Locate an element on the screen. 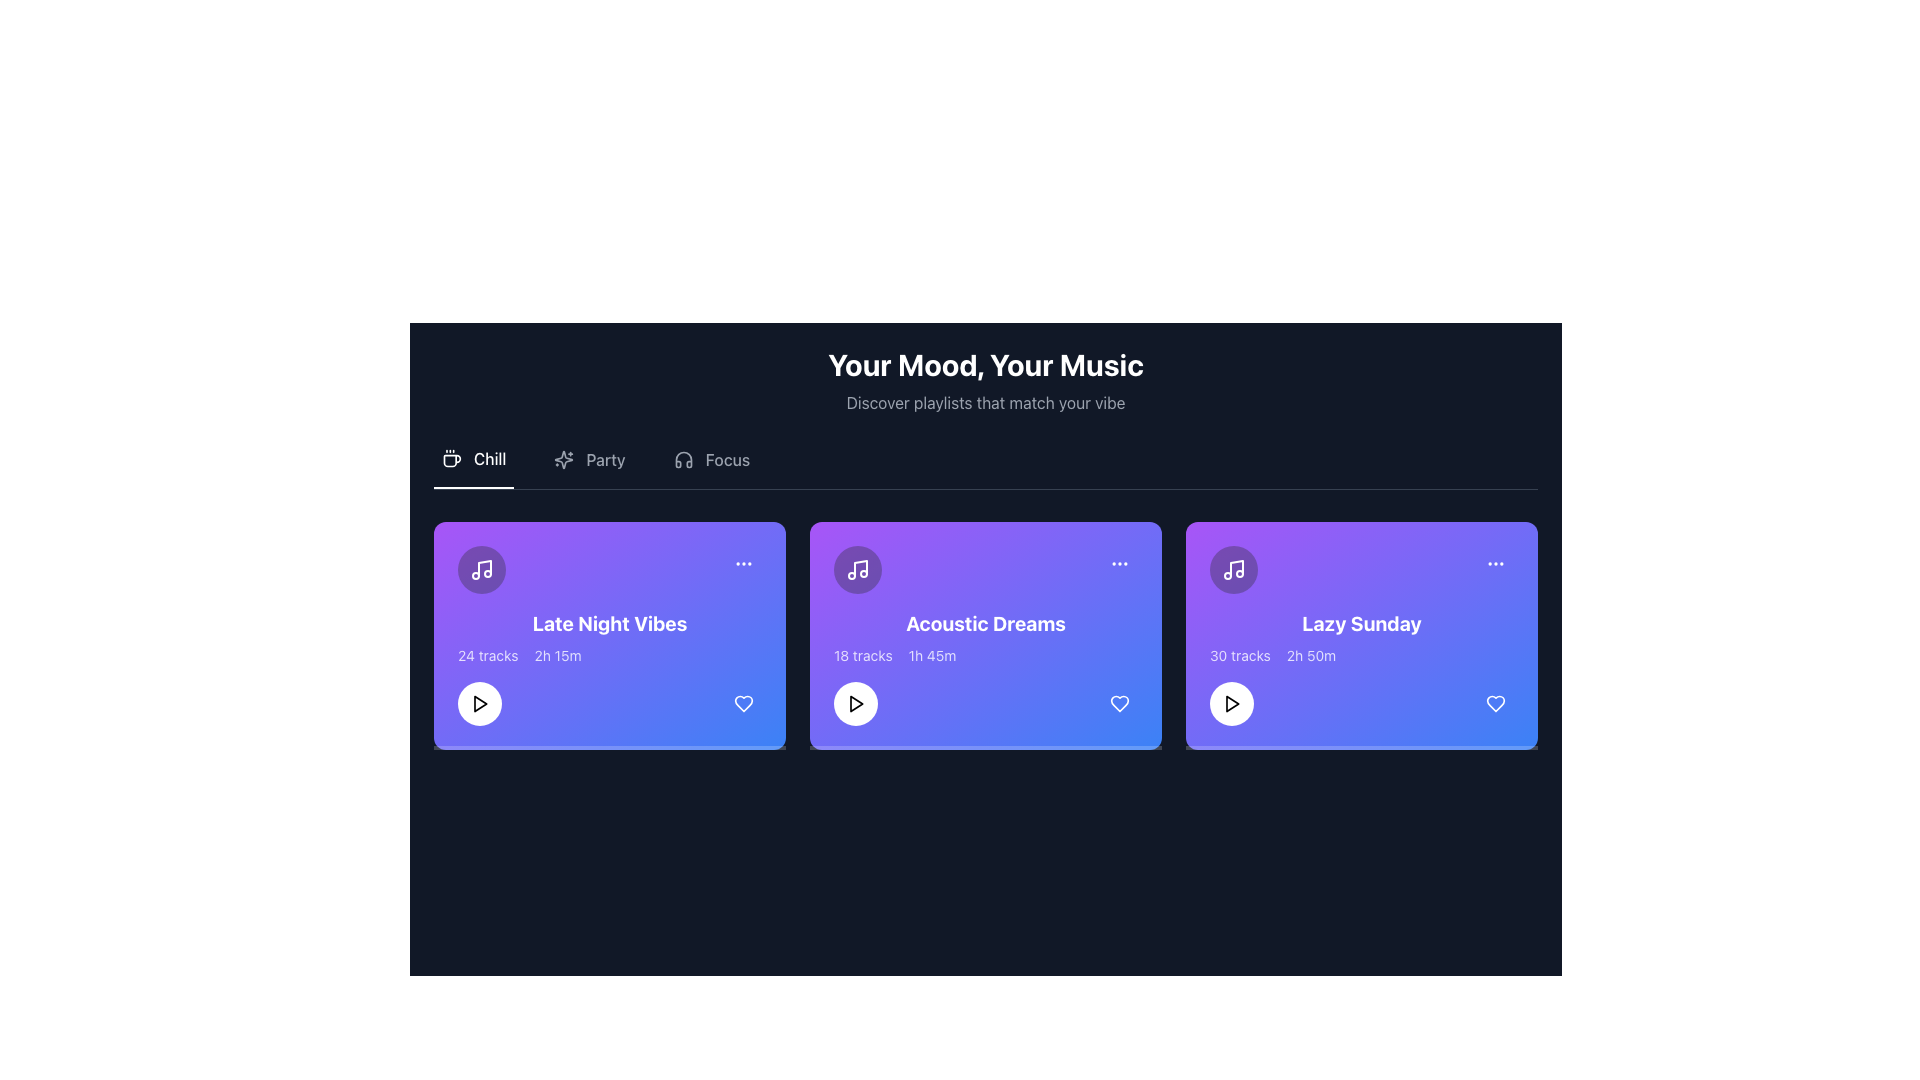 The width and height of the screenshot is (1920, 1080). the ellipsis icon button located at the top-right corner of the 'Late Night Vibes' card is located at coordinates (743, 563).